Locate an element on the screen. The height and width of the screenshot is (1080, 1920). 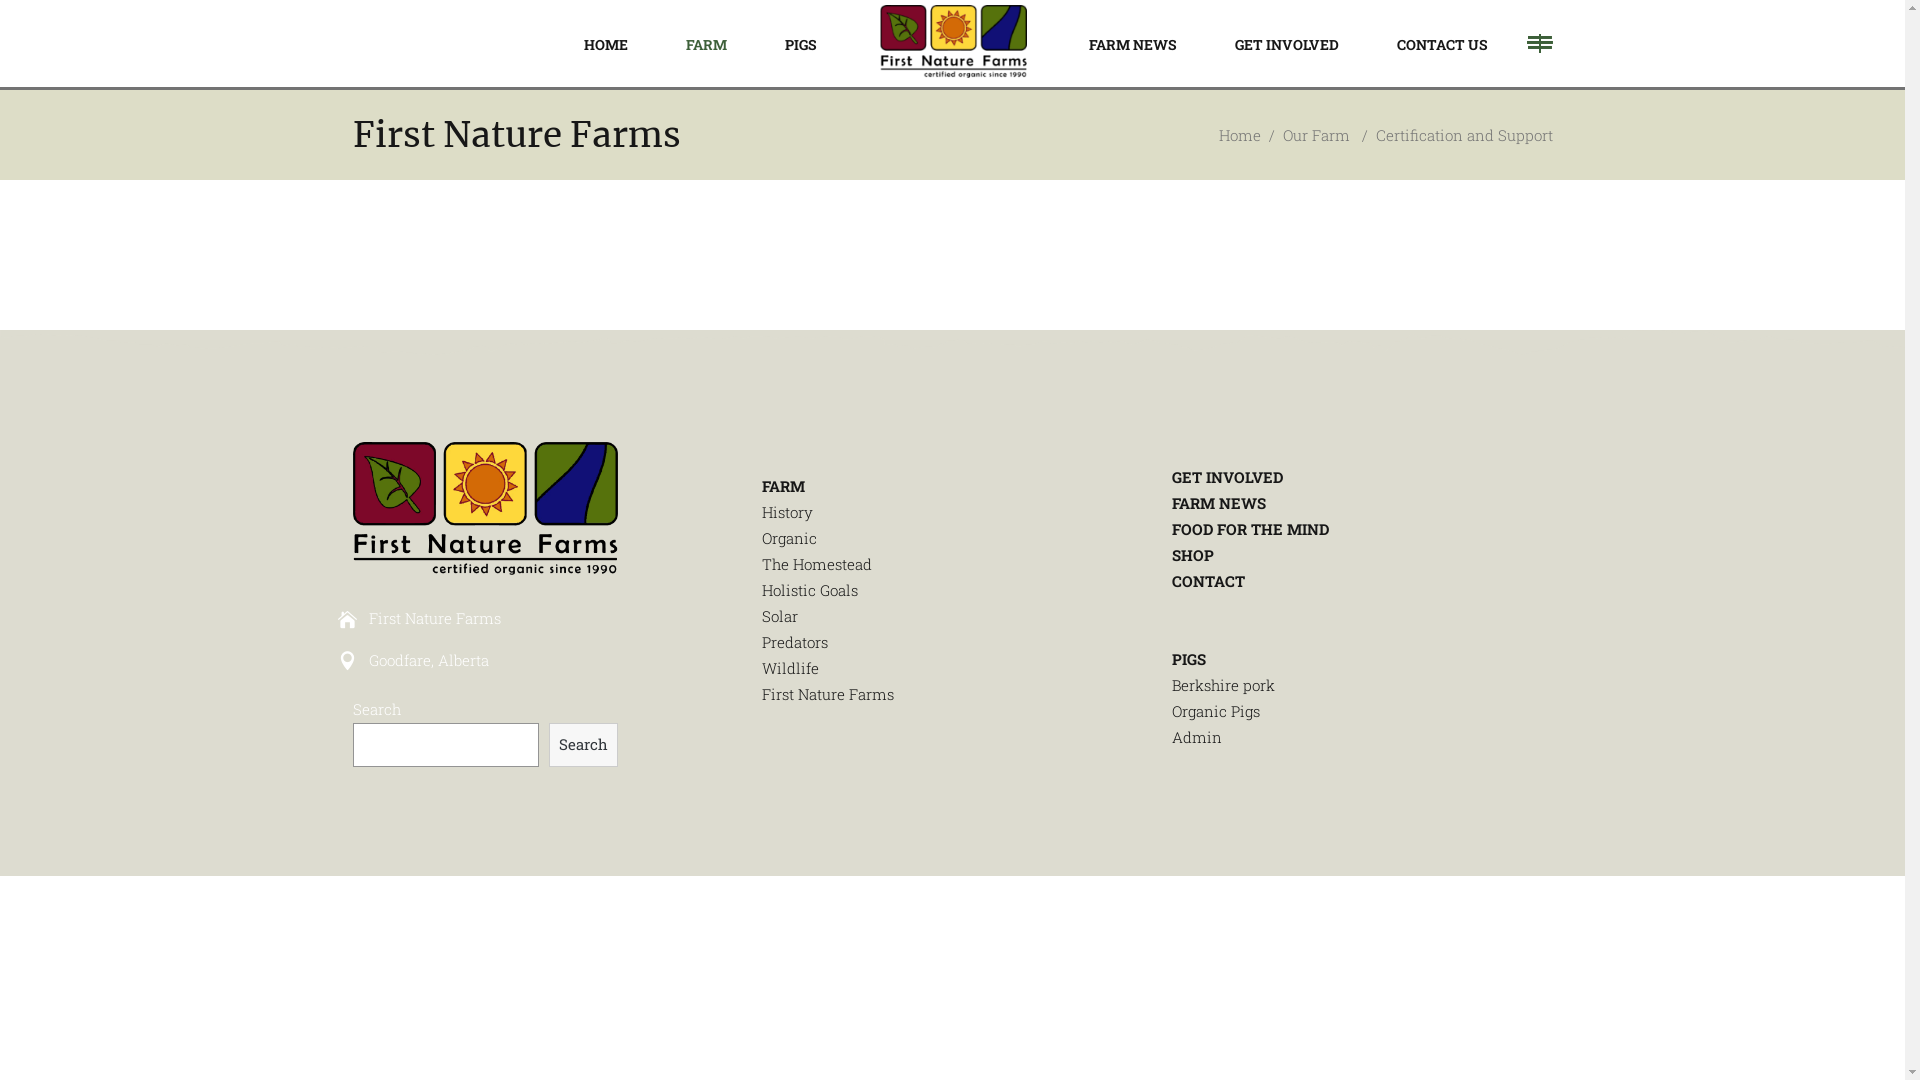
'PIGS' is located at coordinates (1189, 659).